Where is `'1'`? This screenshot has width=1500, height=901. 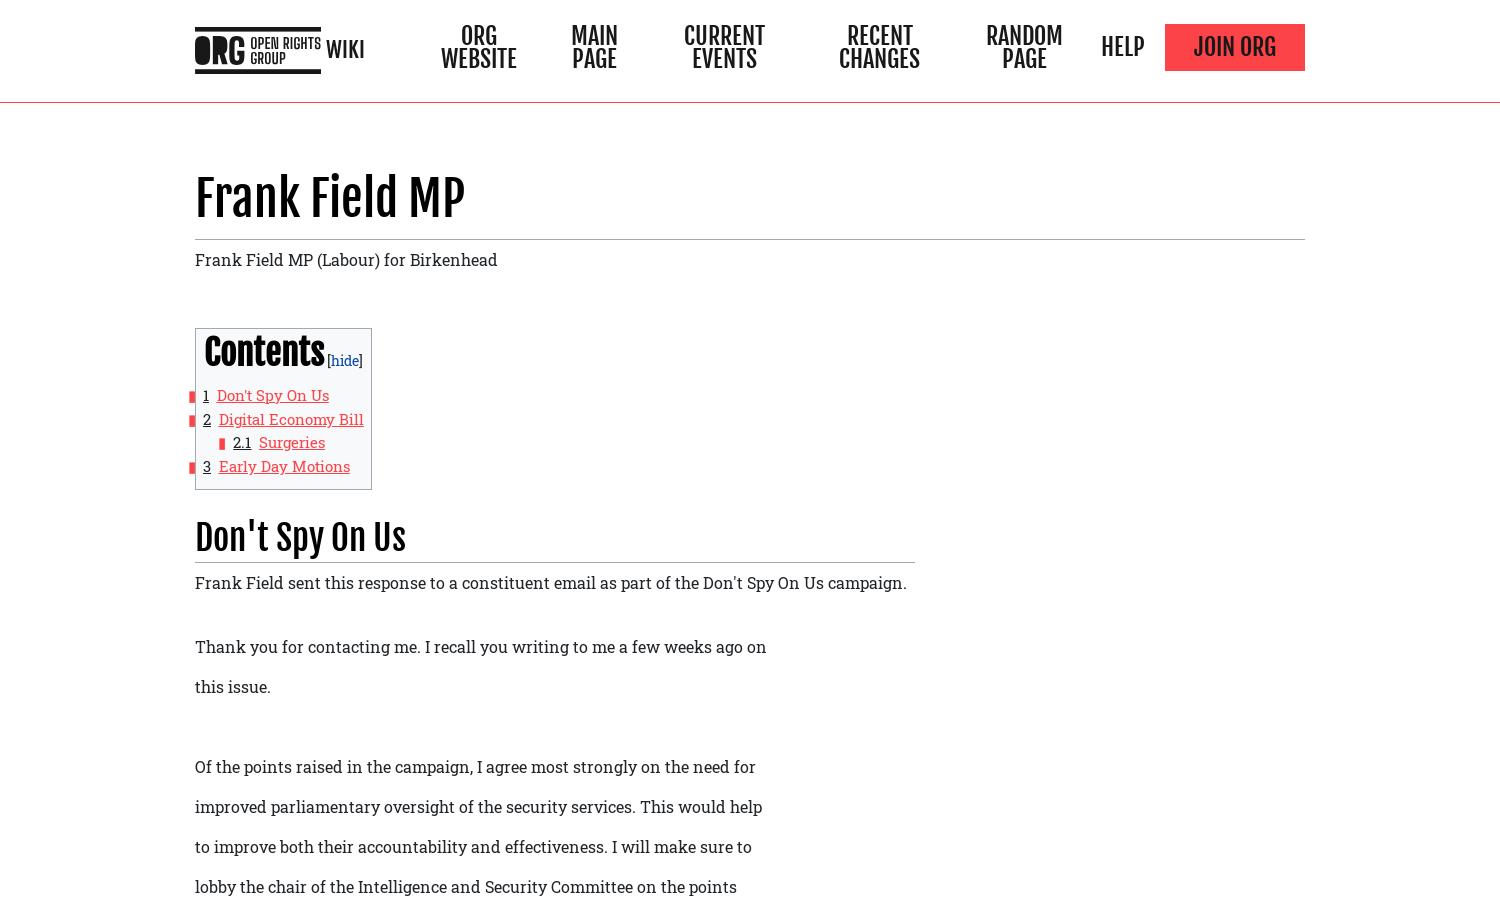
'1' is located at coordinates (201, 393).